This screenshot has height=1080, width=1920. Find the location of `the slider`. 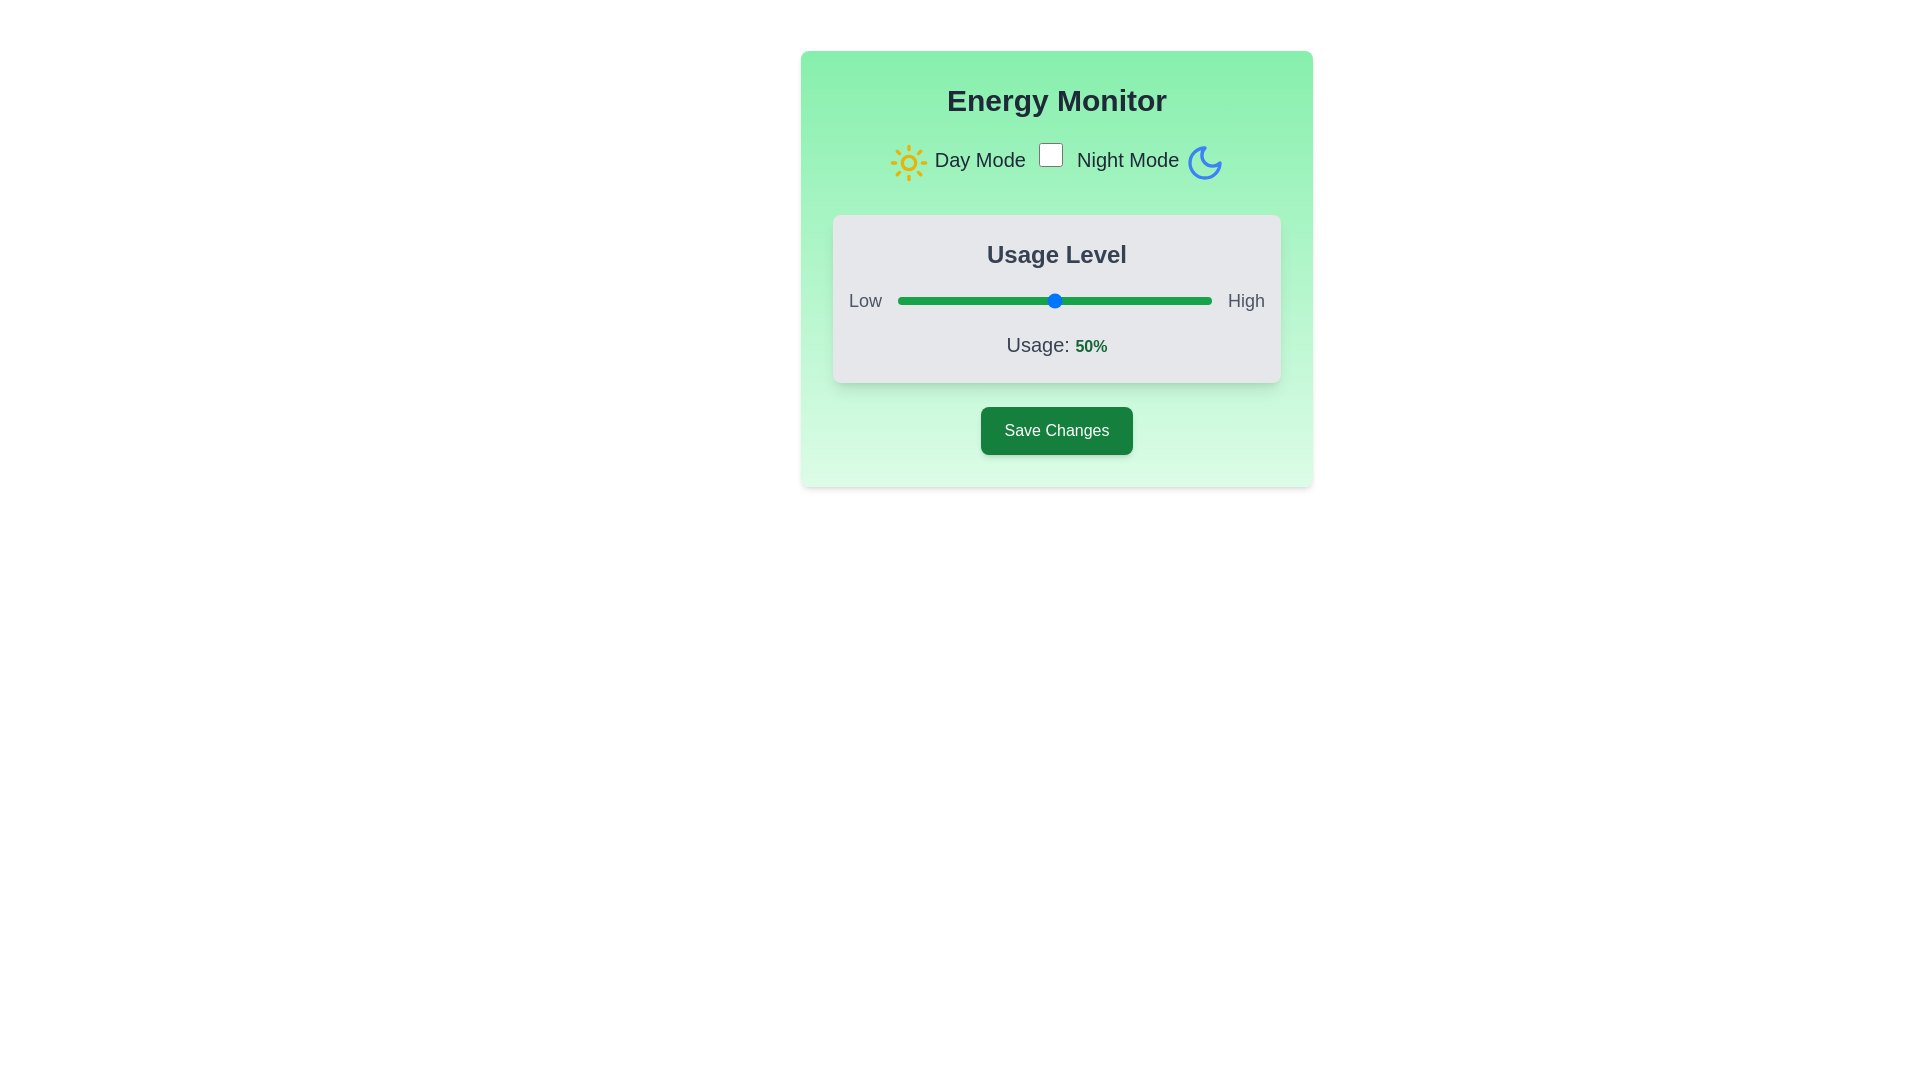

the slider is located at coordinates (1032, 300).